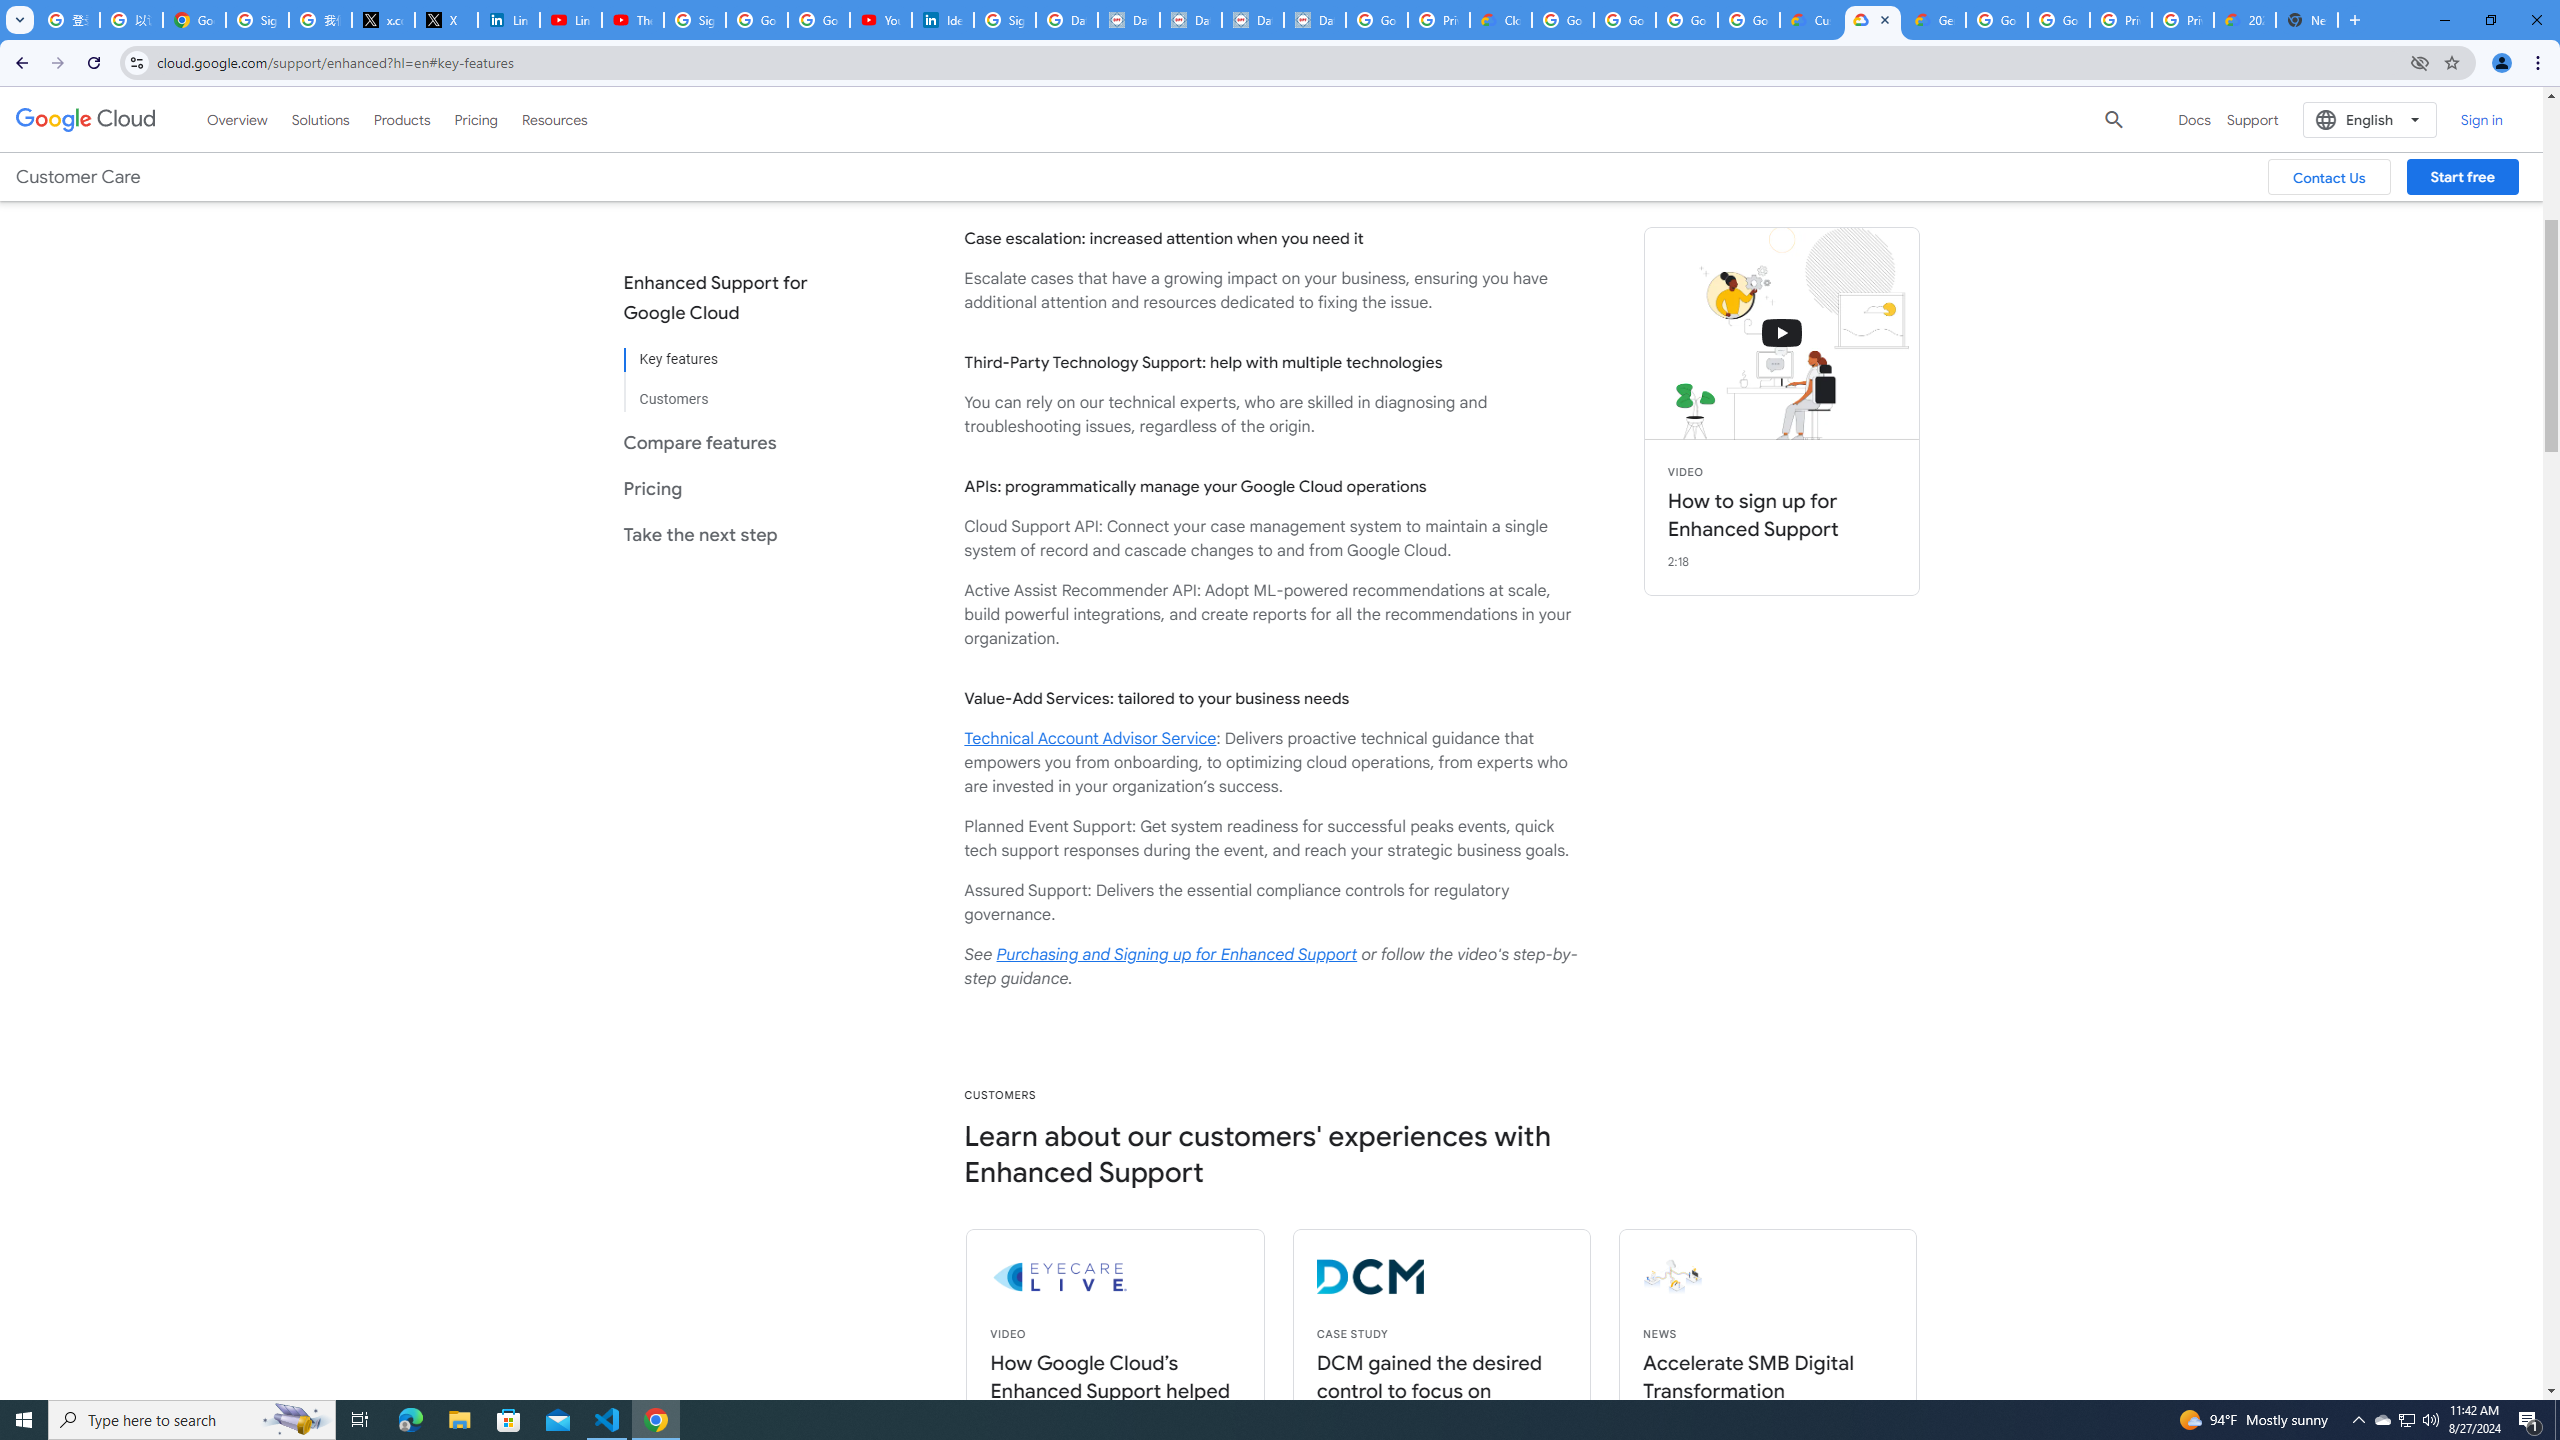 This screenshot has width=2560, height=1440. I want to click on 'Sign in - Google Accounts', so click(694, 19).